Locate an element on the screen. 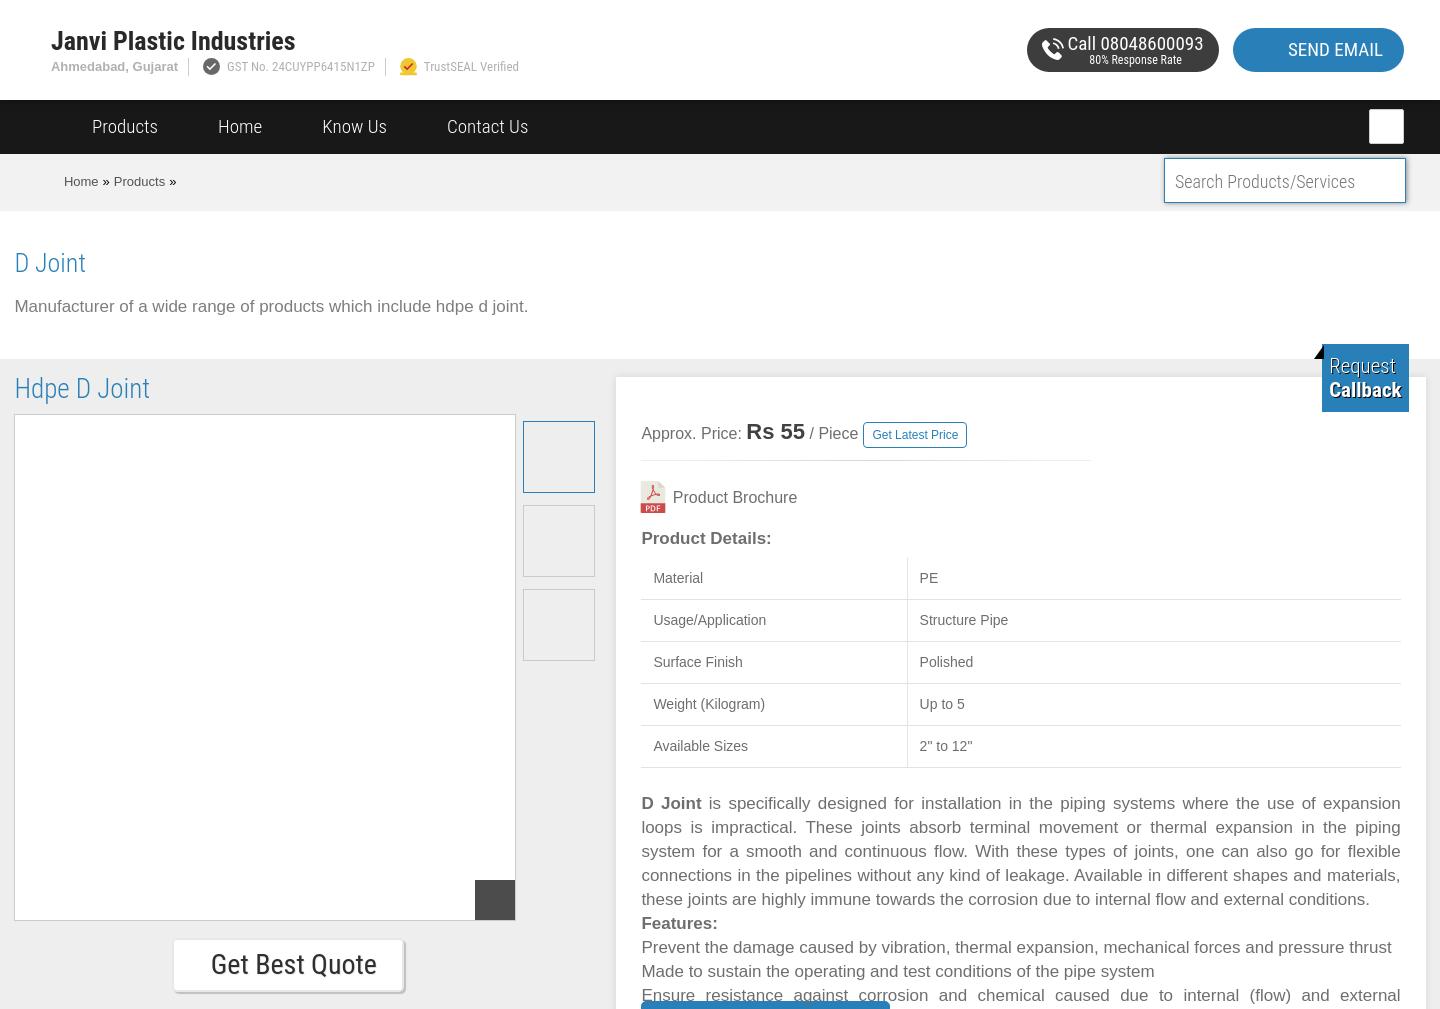 The width and height of the screenshot is (1440, 1009). 'Hdpe D Joint' is located at coordinates (81, 387).